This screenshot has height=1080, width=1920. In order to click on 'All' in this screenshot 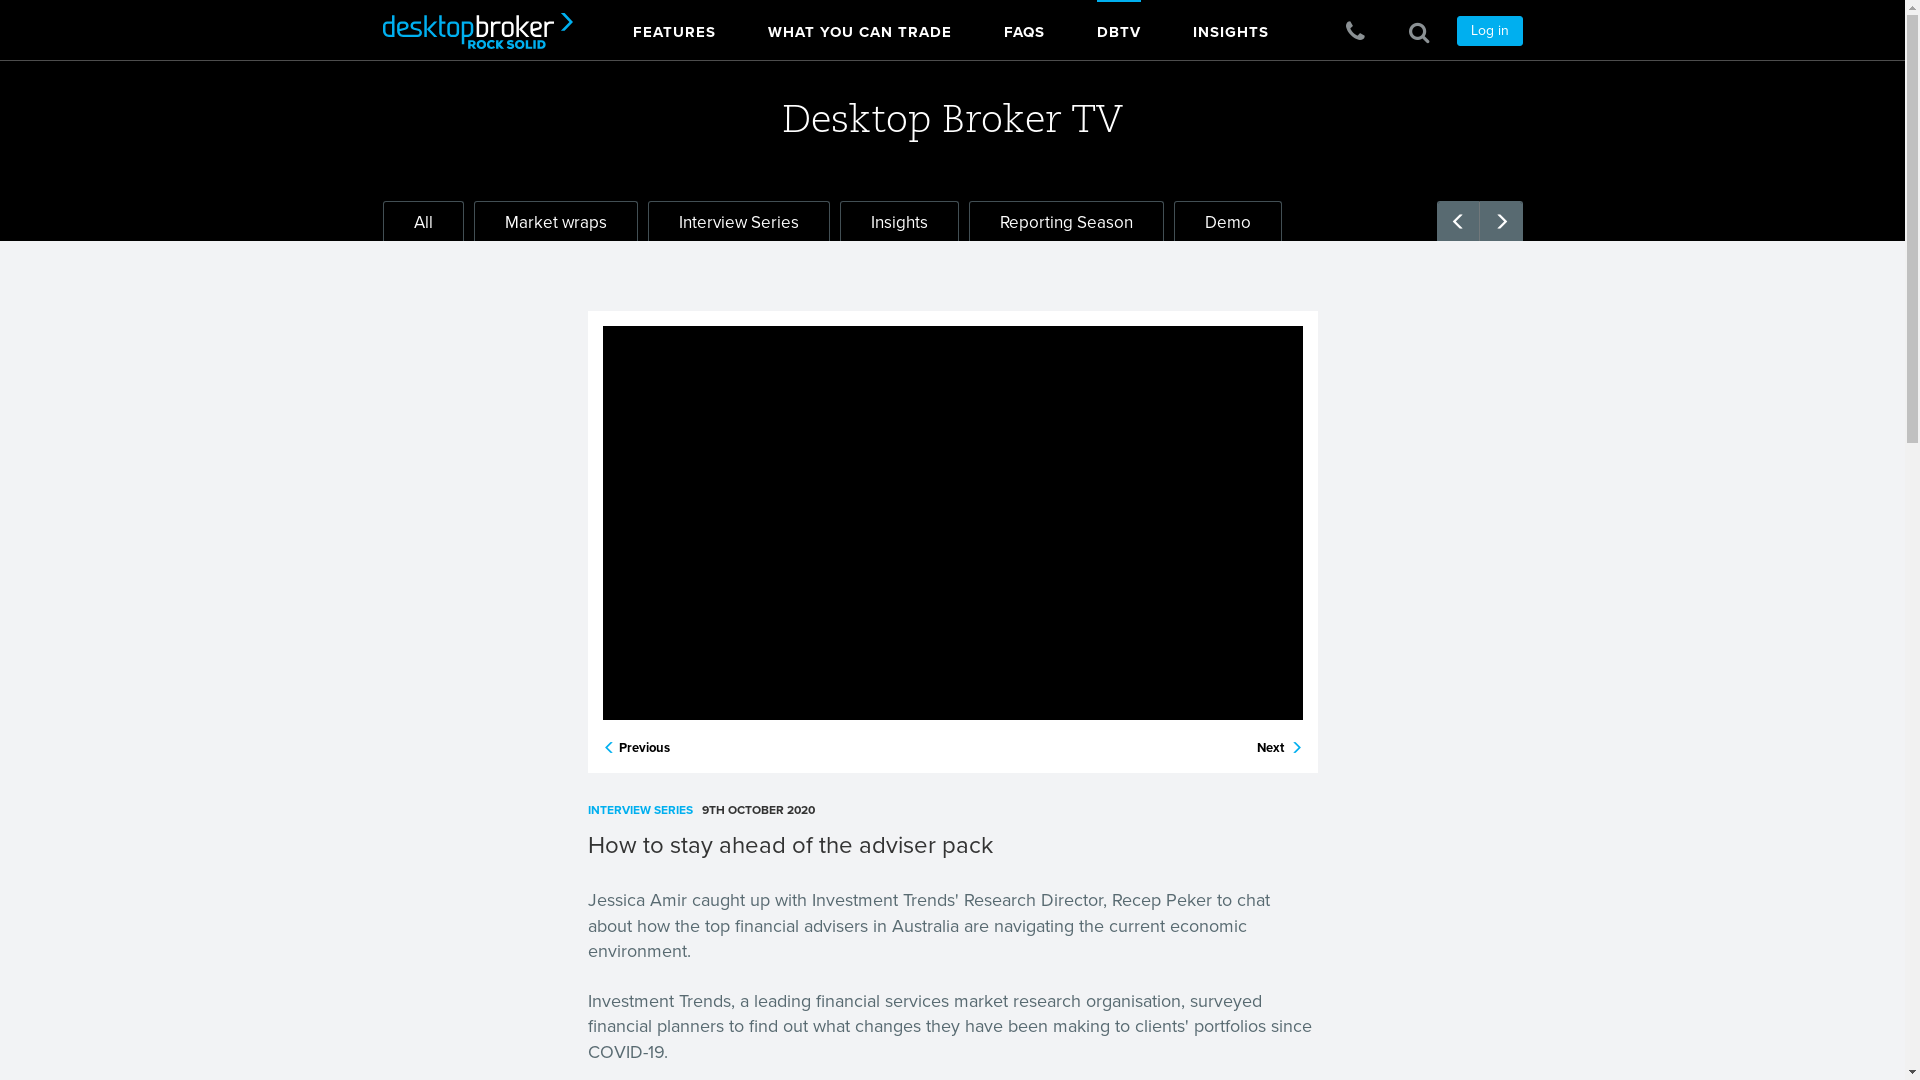, I will do `click(382, 220)`.